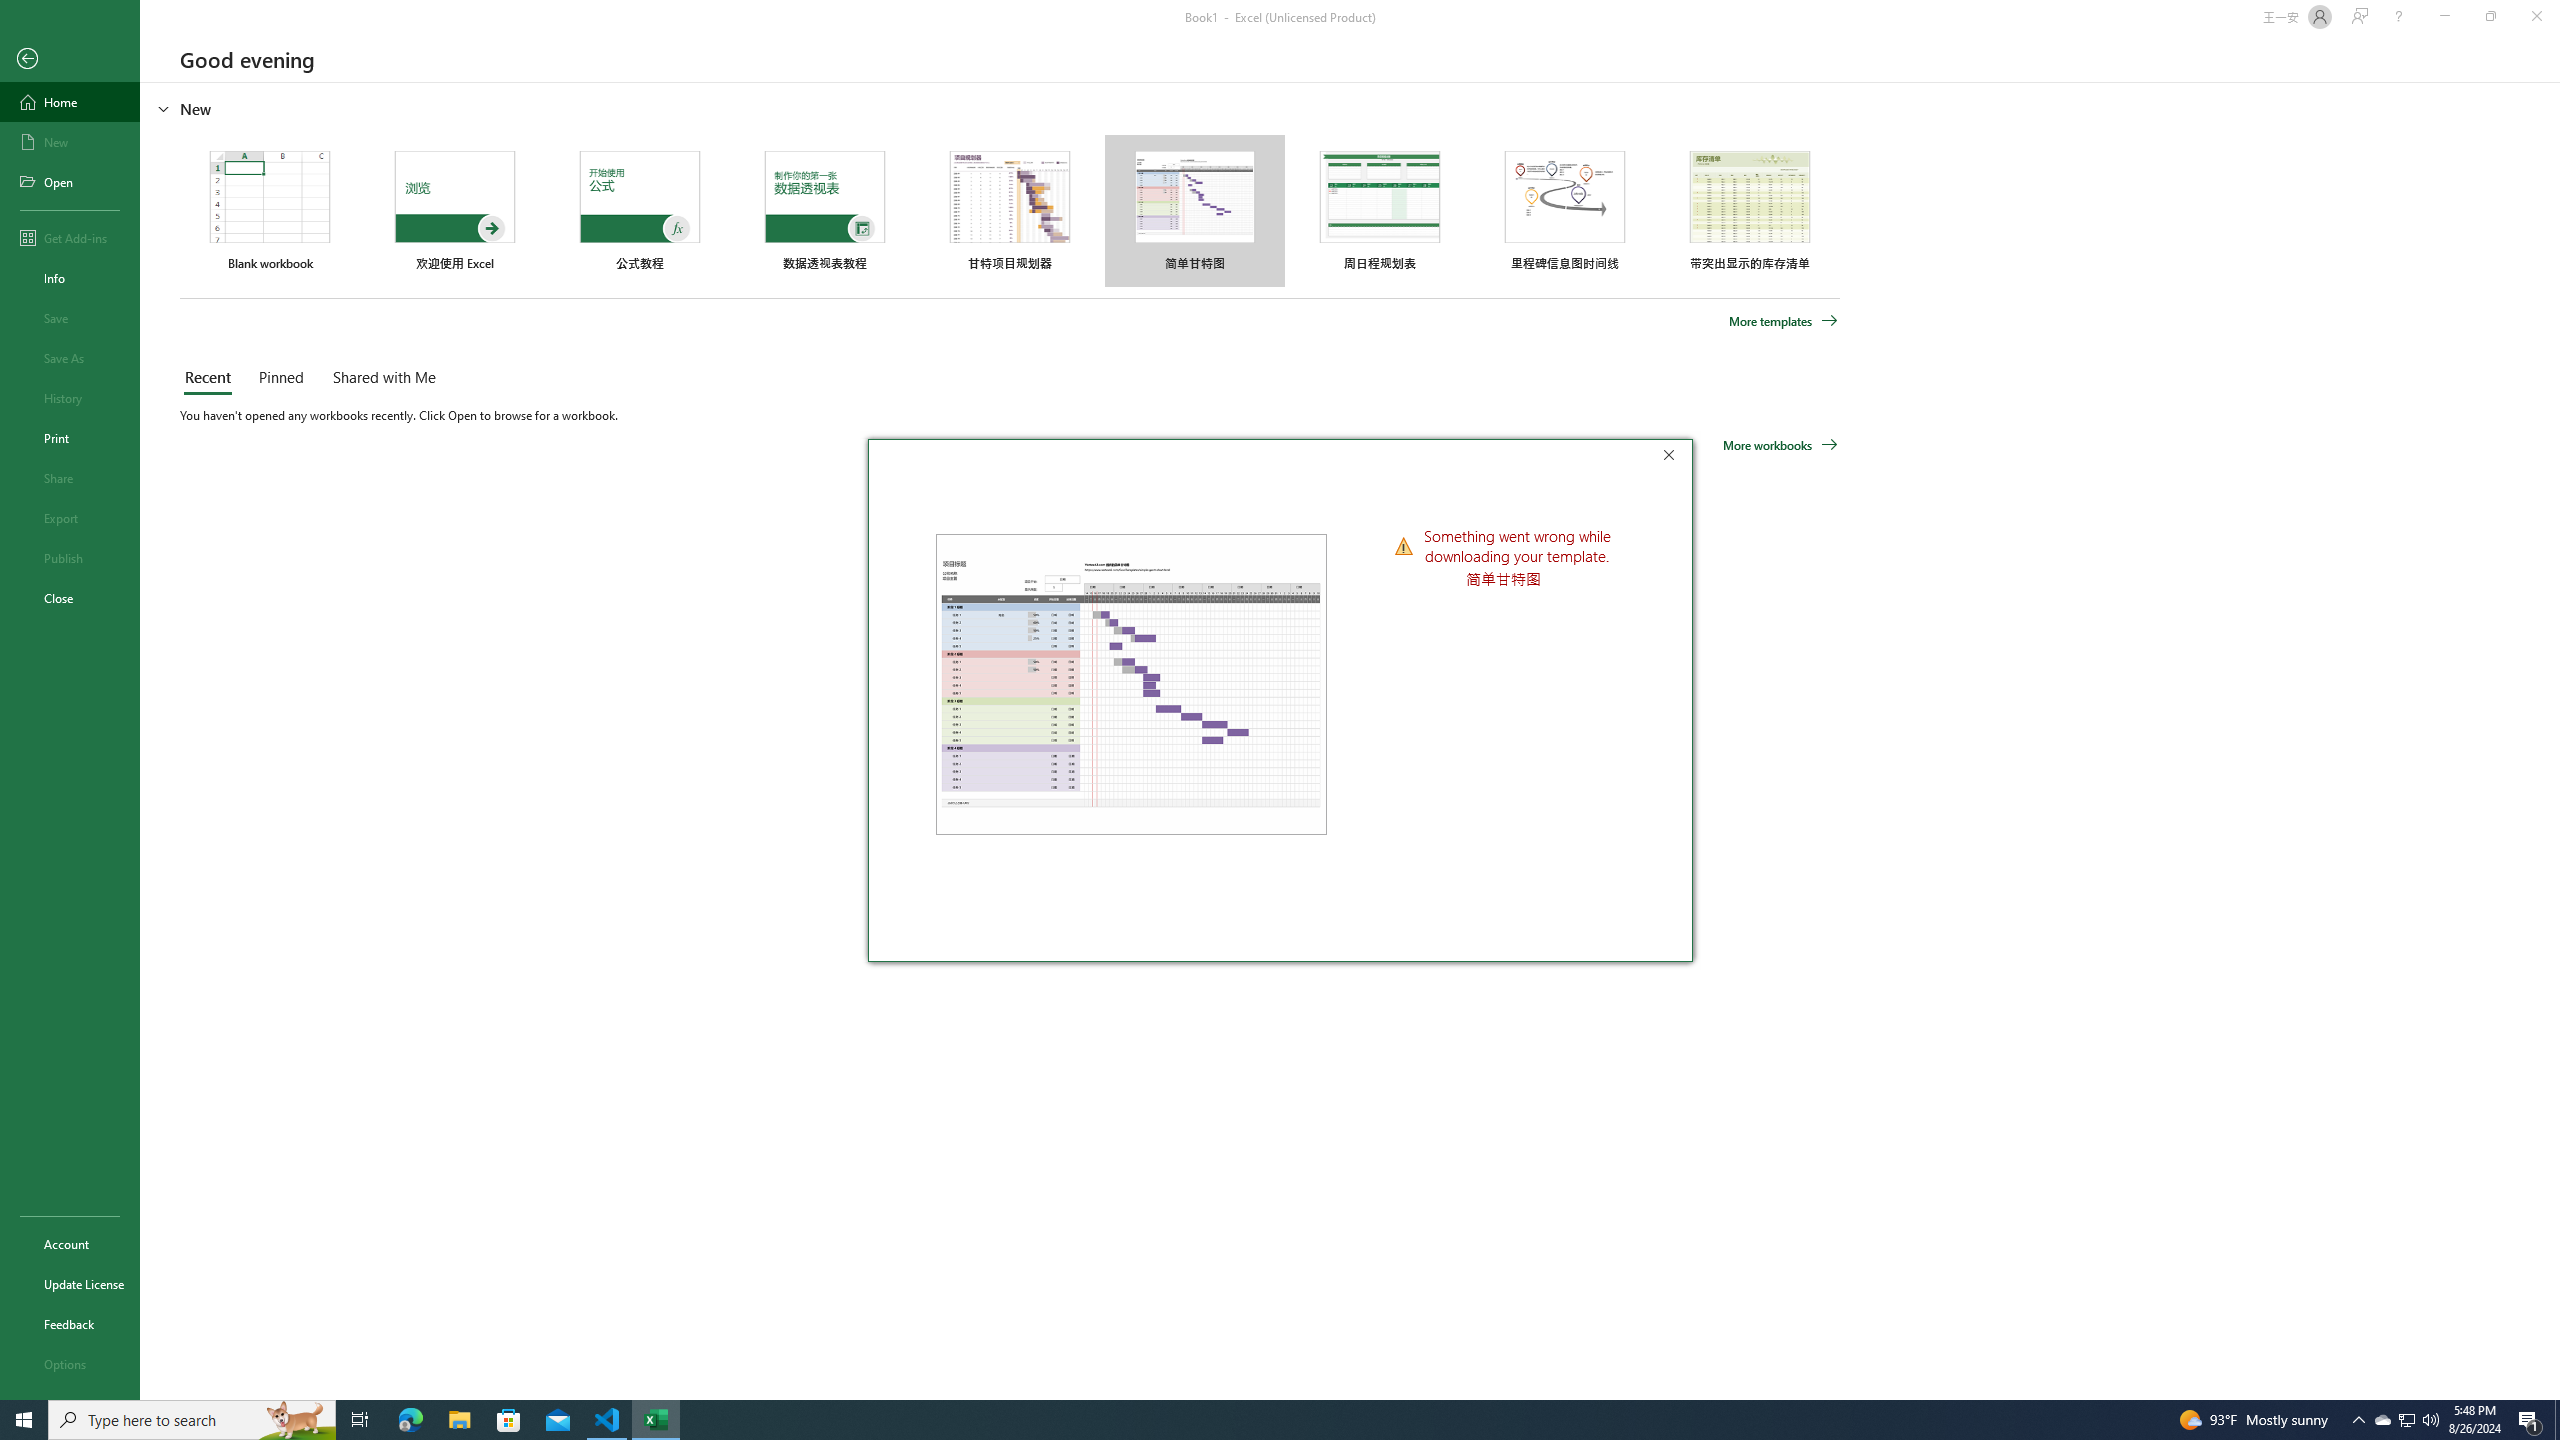 This screenshot has width=2560, height=1440. What do you see at coordinates (69, 478) in the screenshot?
I see `'Share'` at bounding box center [69, 478].